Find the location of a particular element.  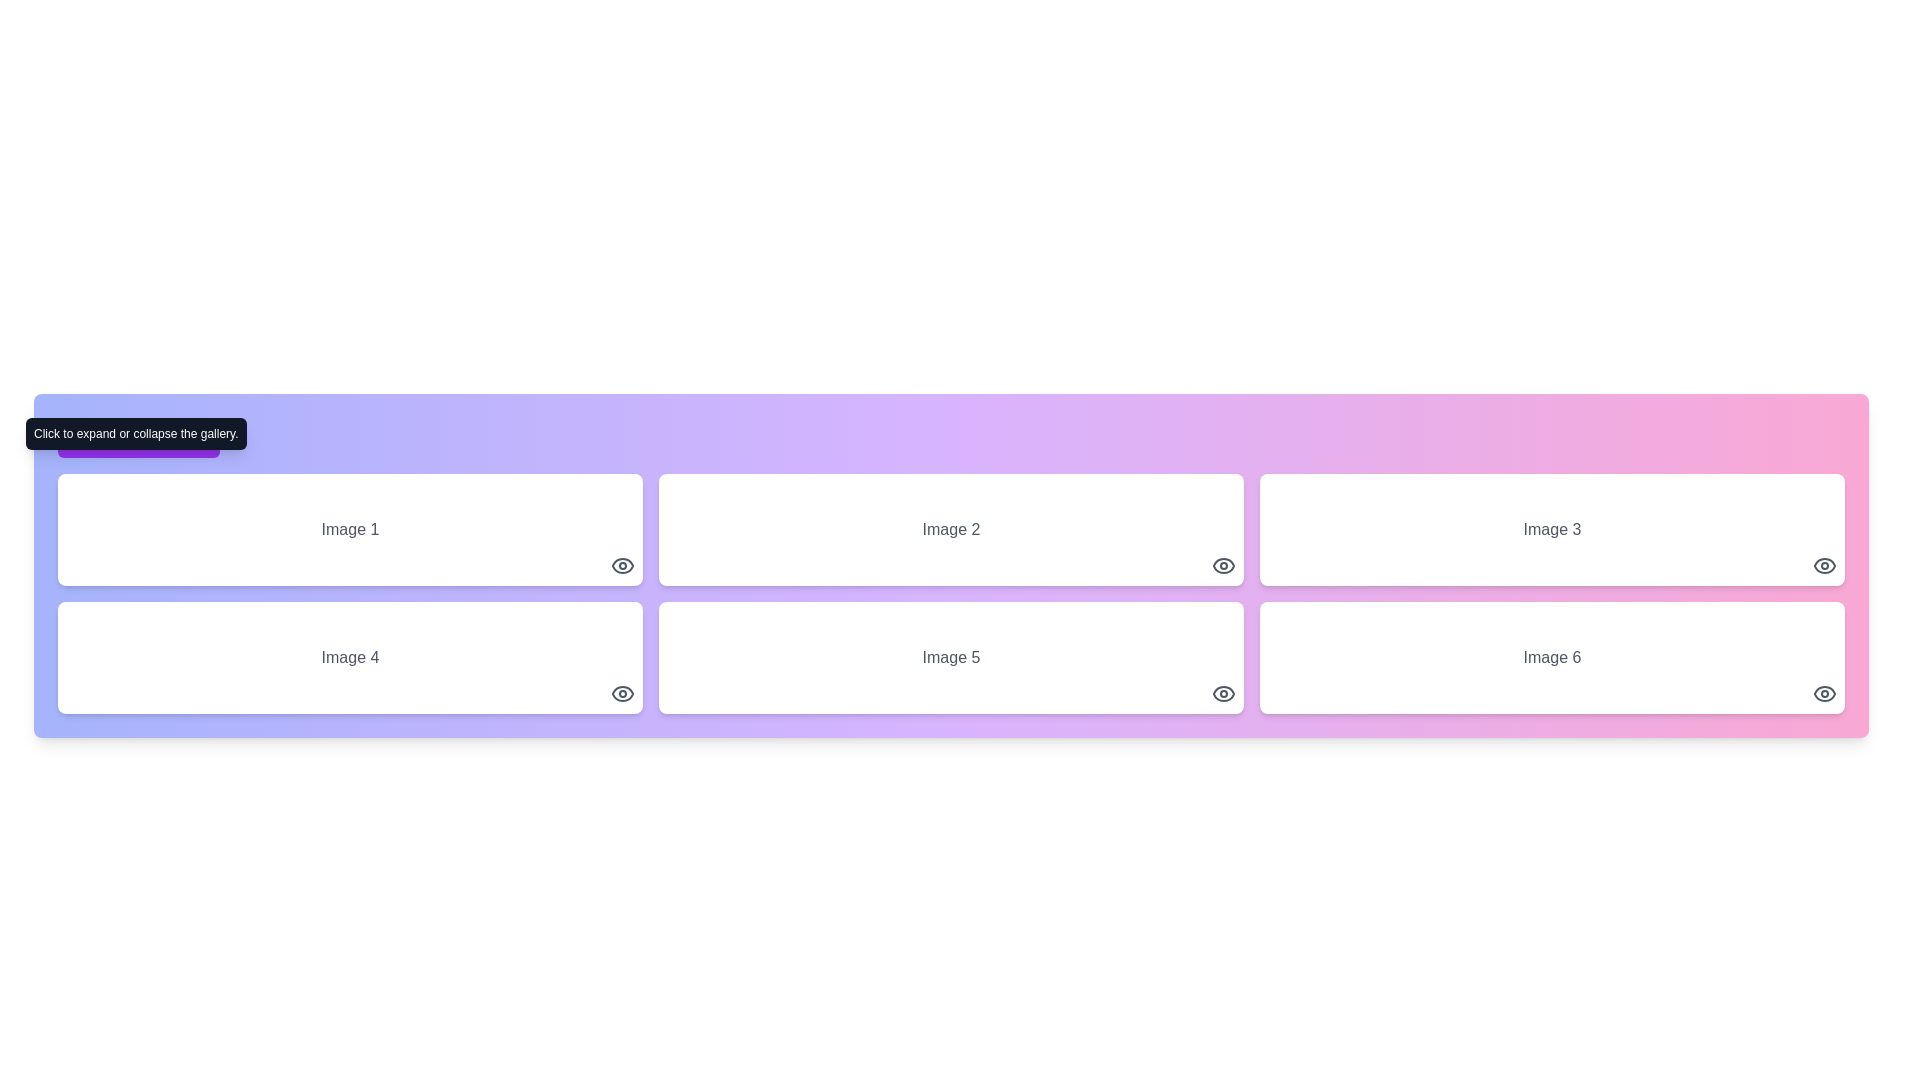

the elliptical outline of the eye icon located at the bottom-right corner of the card labeled 'Image 3' is located at coordinates (1824, 566).